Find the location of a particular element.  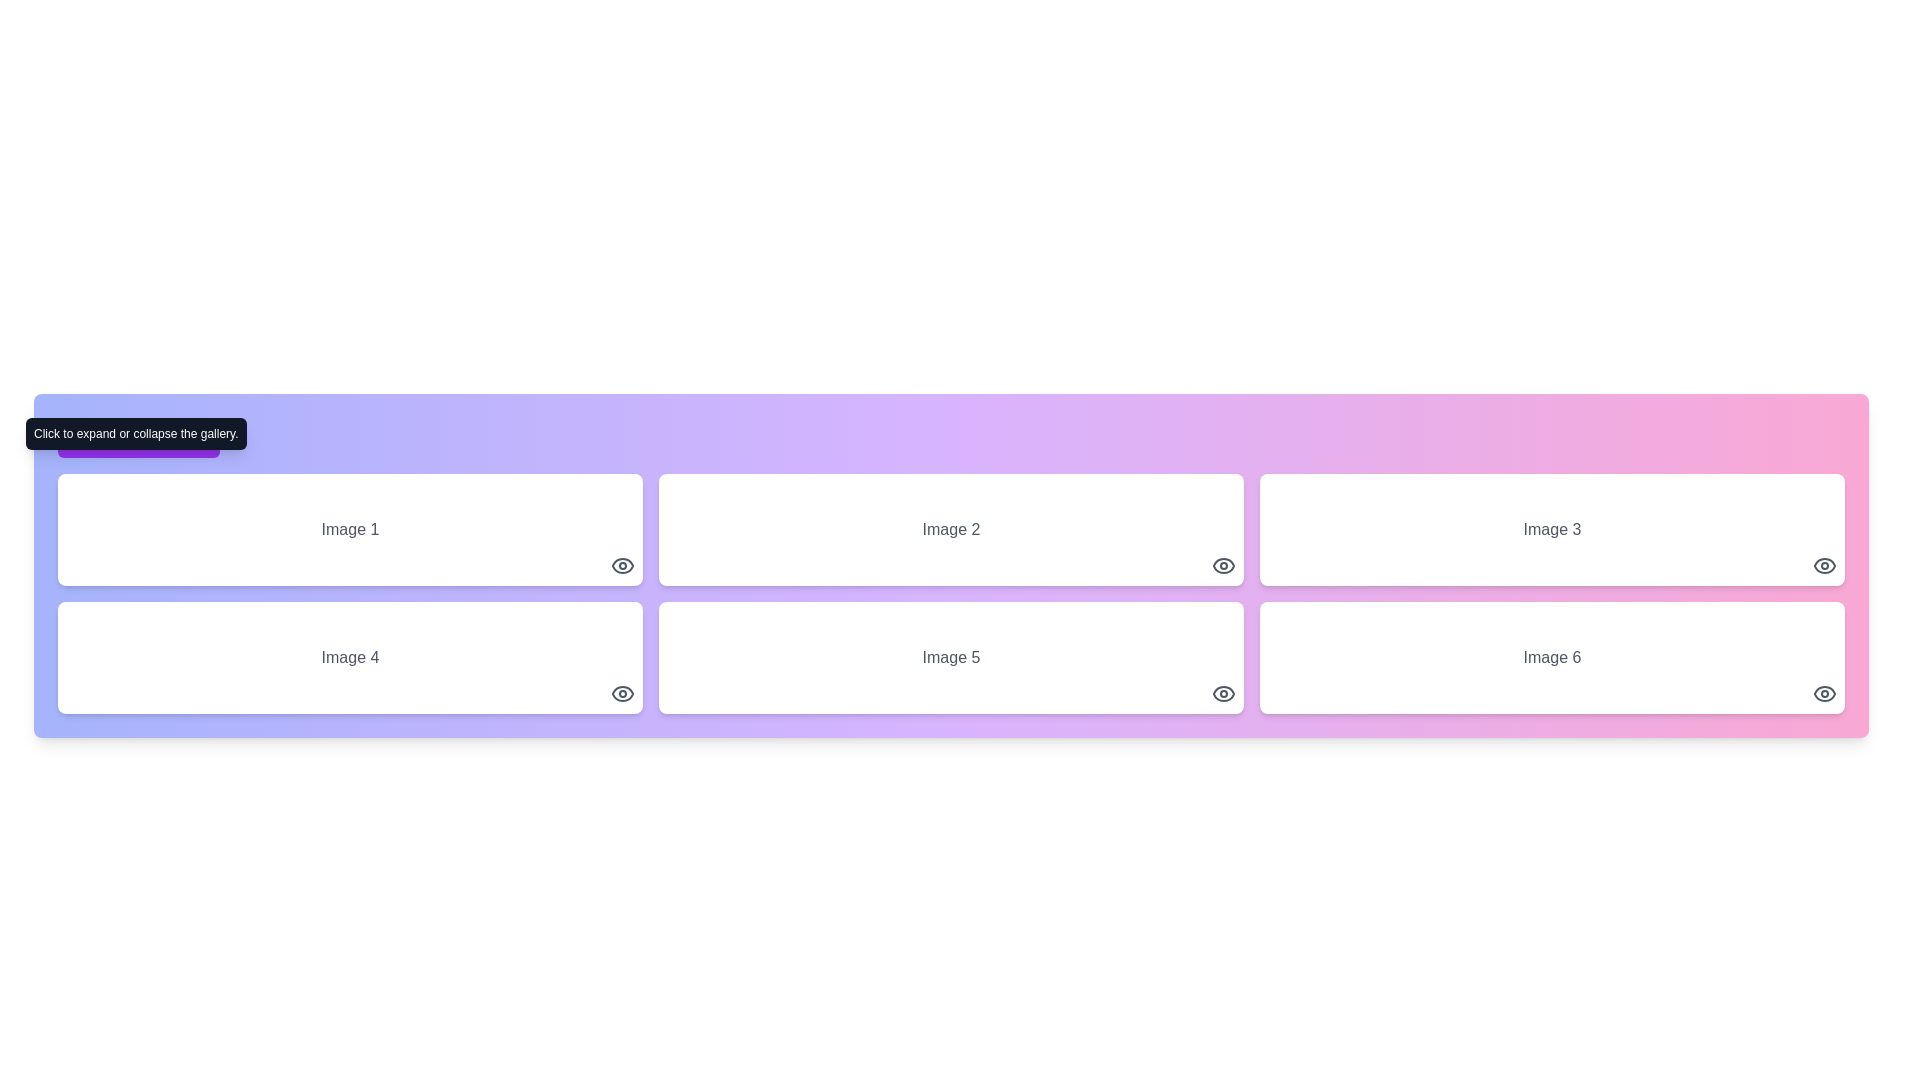

the elliptical outline of the eye icon located at the bottom-right corner of the card labeled 'Image 3' is located at coordinates (1824, 566).